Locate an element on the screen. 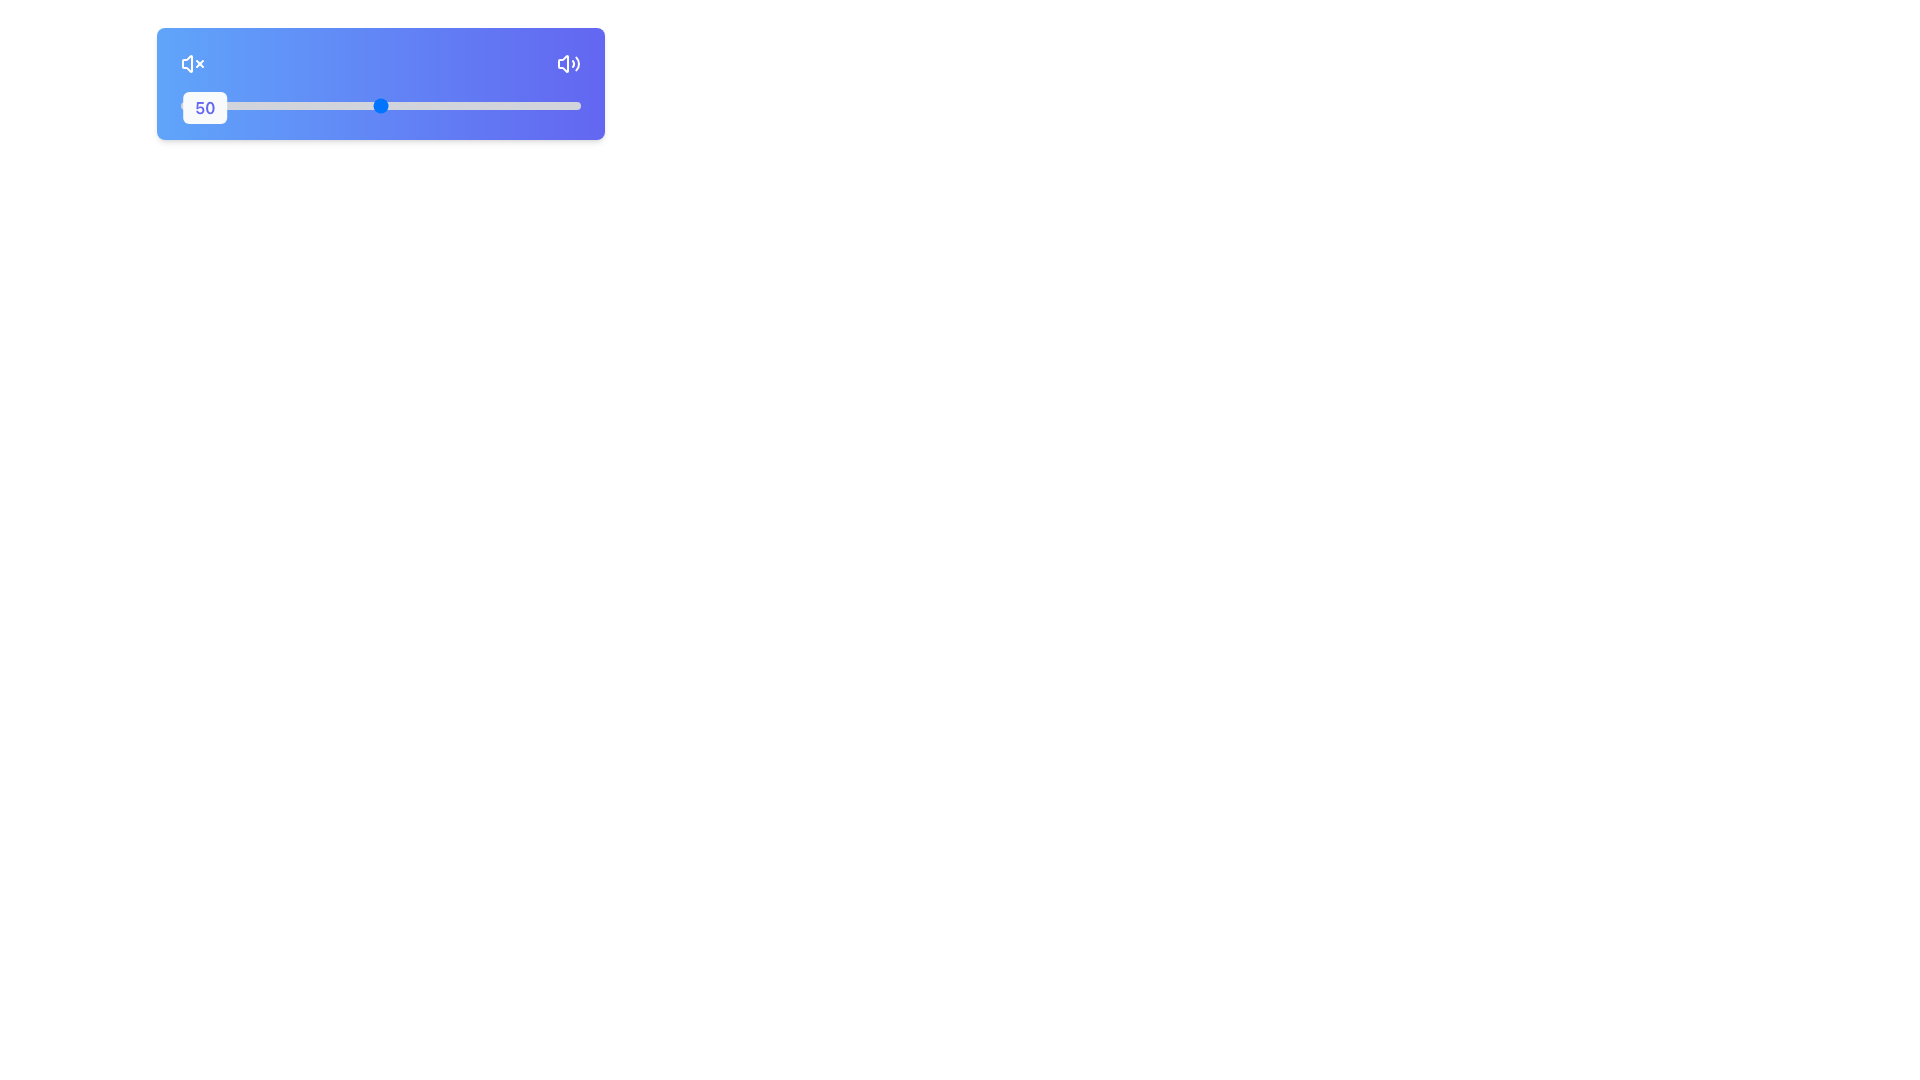 This screenshot has width=1920, height=1080. the label displaying '50' in a bold indigo-blue font, which is a small rectangular label with rounded corners located above the slider track is located at coordinates (205, 108).